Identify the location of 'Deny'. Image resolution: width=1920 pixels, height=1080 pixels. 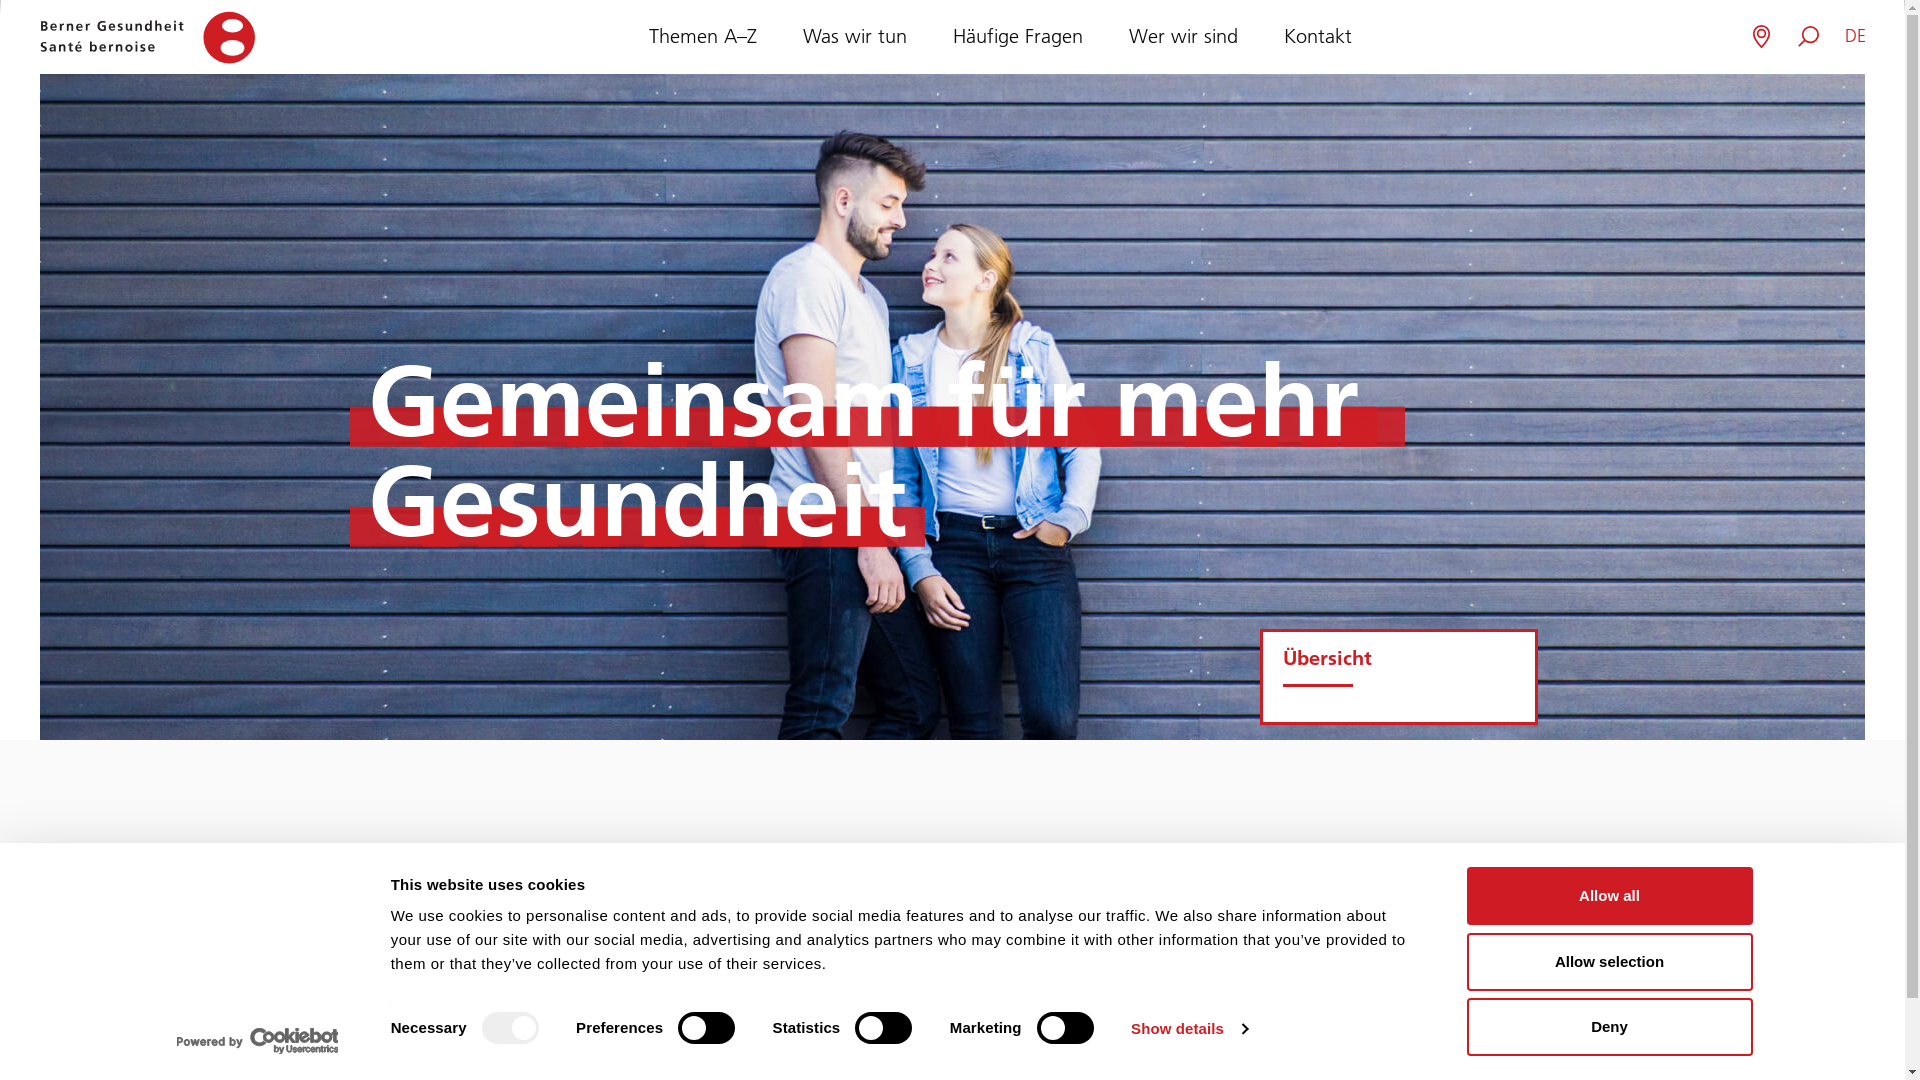
(1465, 1026).